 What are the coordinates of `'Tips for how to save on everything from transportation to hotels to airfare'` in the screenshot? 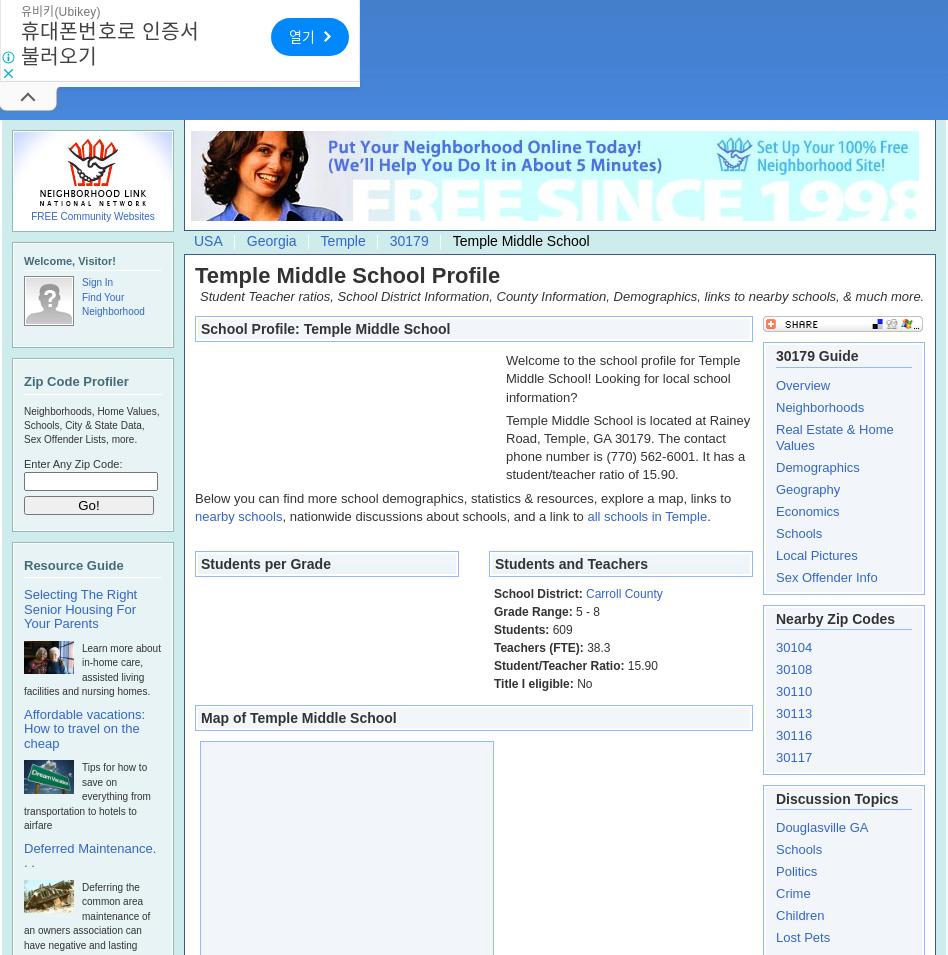 It's located at (87, 795).